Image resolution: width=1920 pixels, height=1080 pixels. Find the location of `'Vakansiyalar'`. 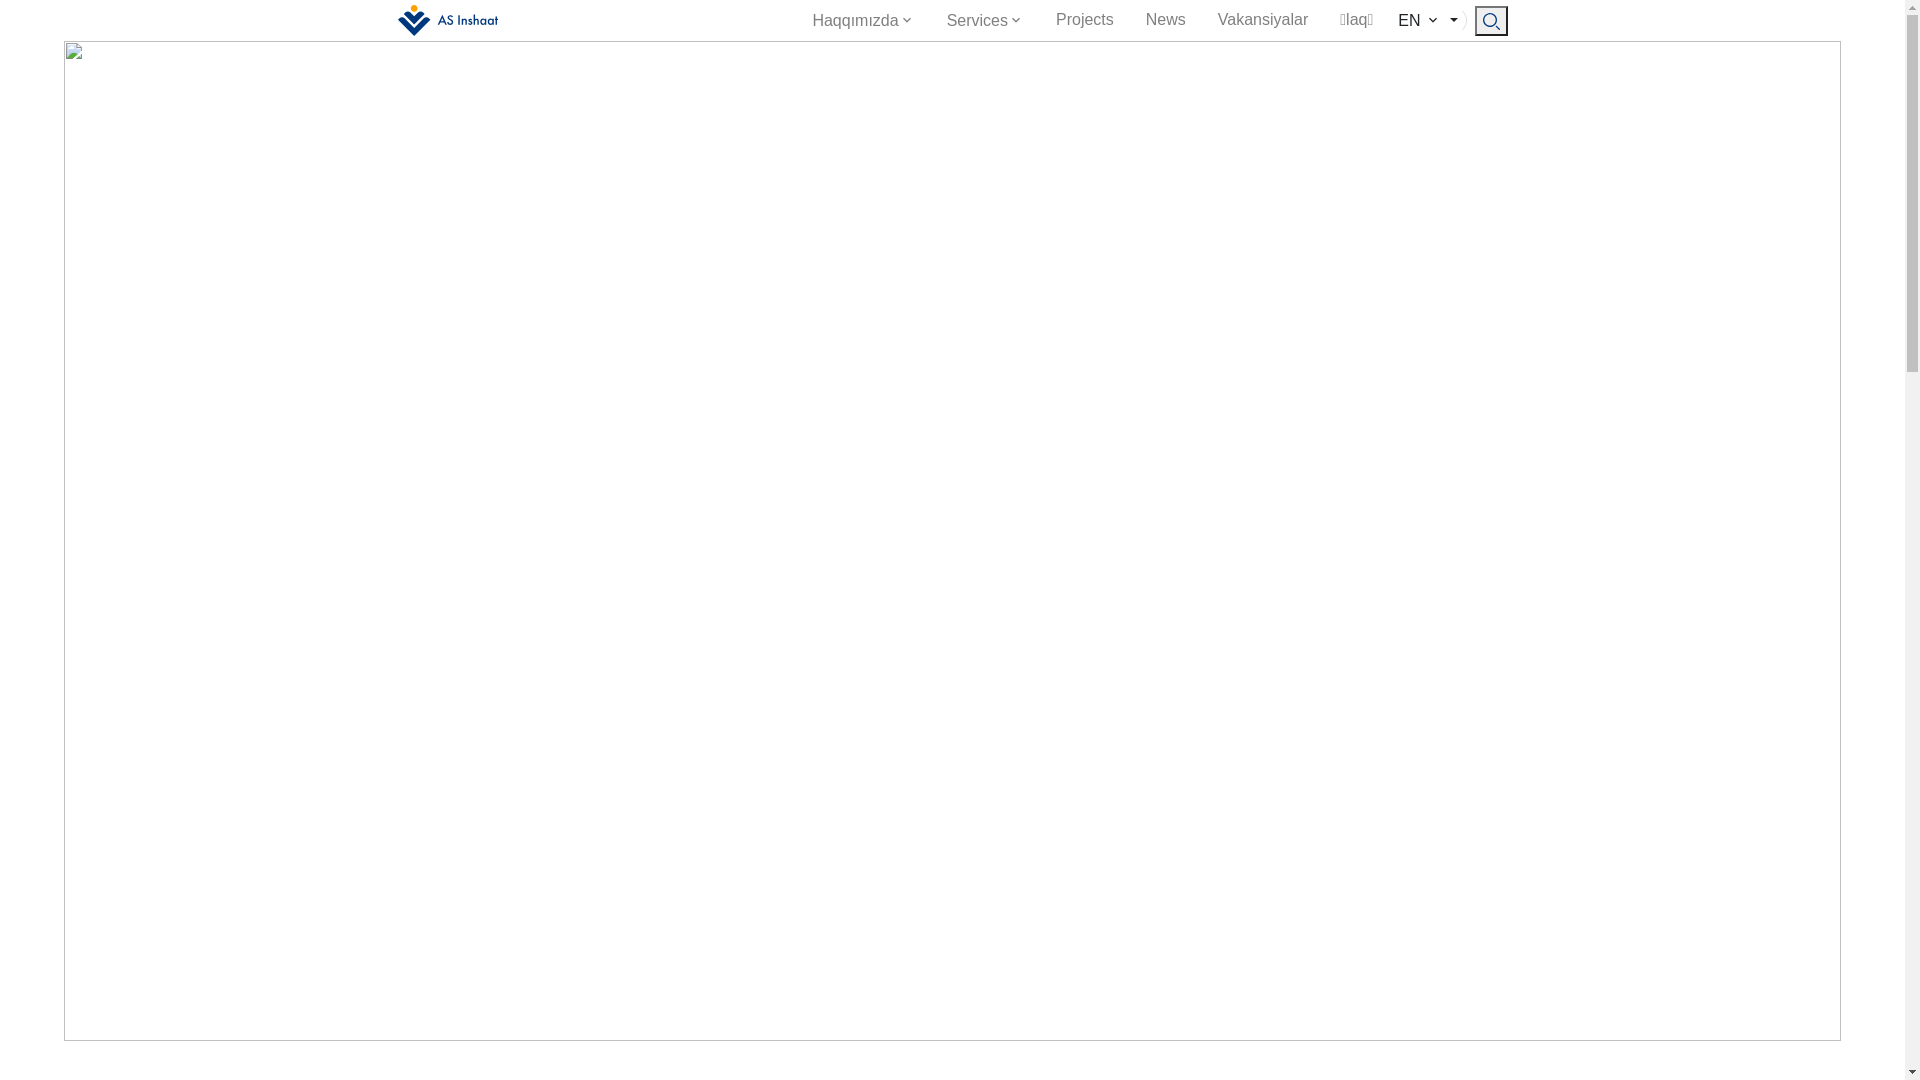

'Vakansiyalar' is located at coordinates (1200, 19).